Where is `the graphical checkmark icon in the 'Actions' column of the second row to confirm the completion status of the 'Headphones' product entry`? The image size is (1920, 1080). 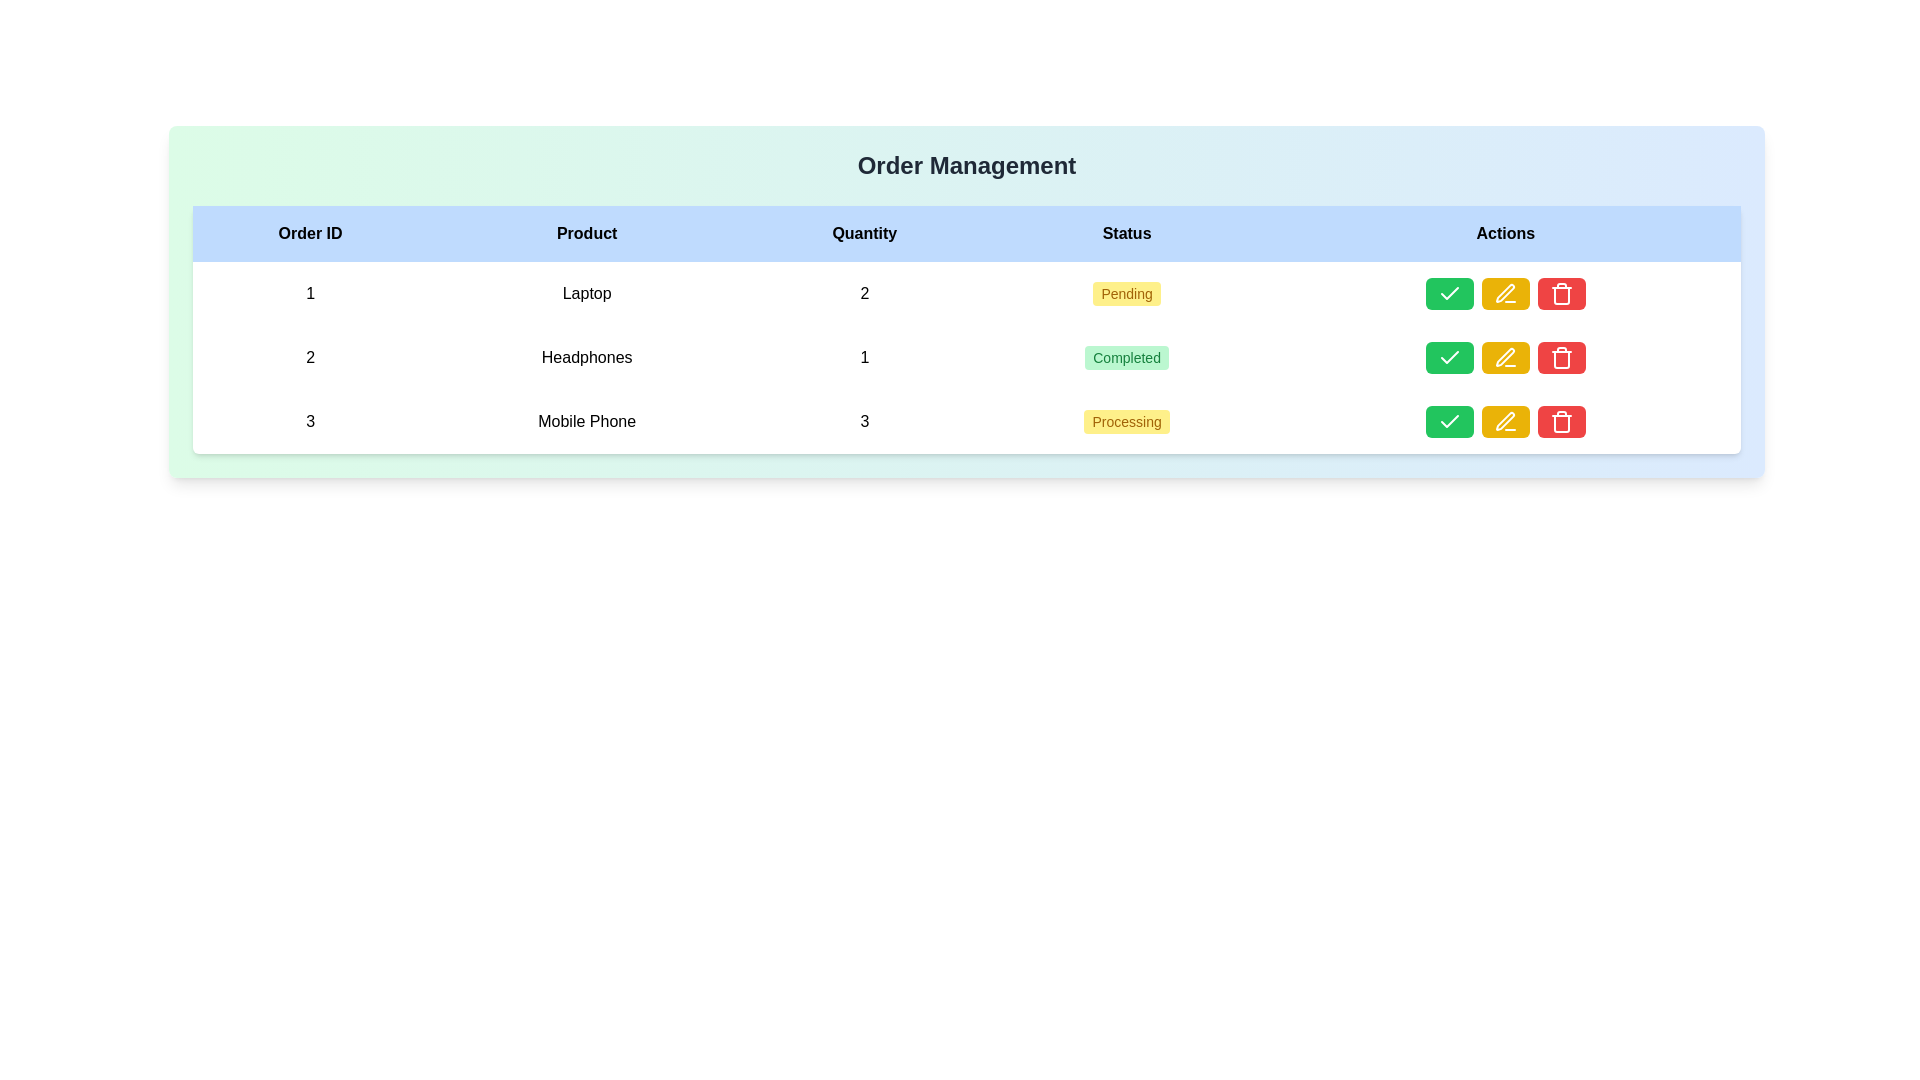
the graphical checkmark icon in the 'Actions' column of the second row to confirm the completion status of the 'Headphones' product entry is located at coordinates (1449, 293).